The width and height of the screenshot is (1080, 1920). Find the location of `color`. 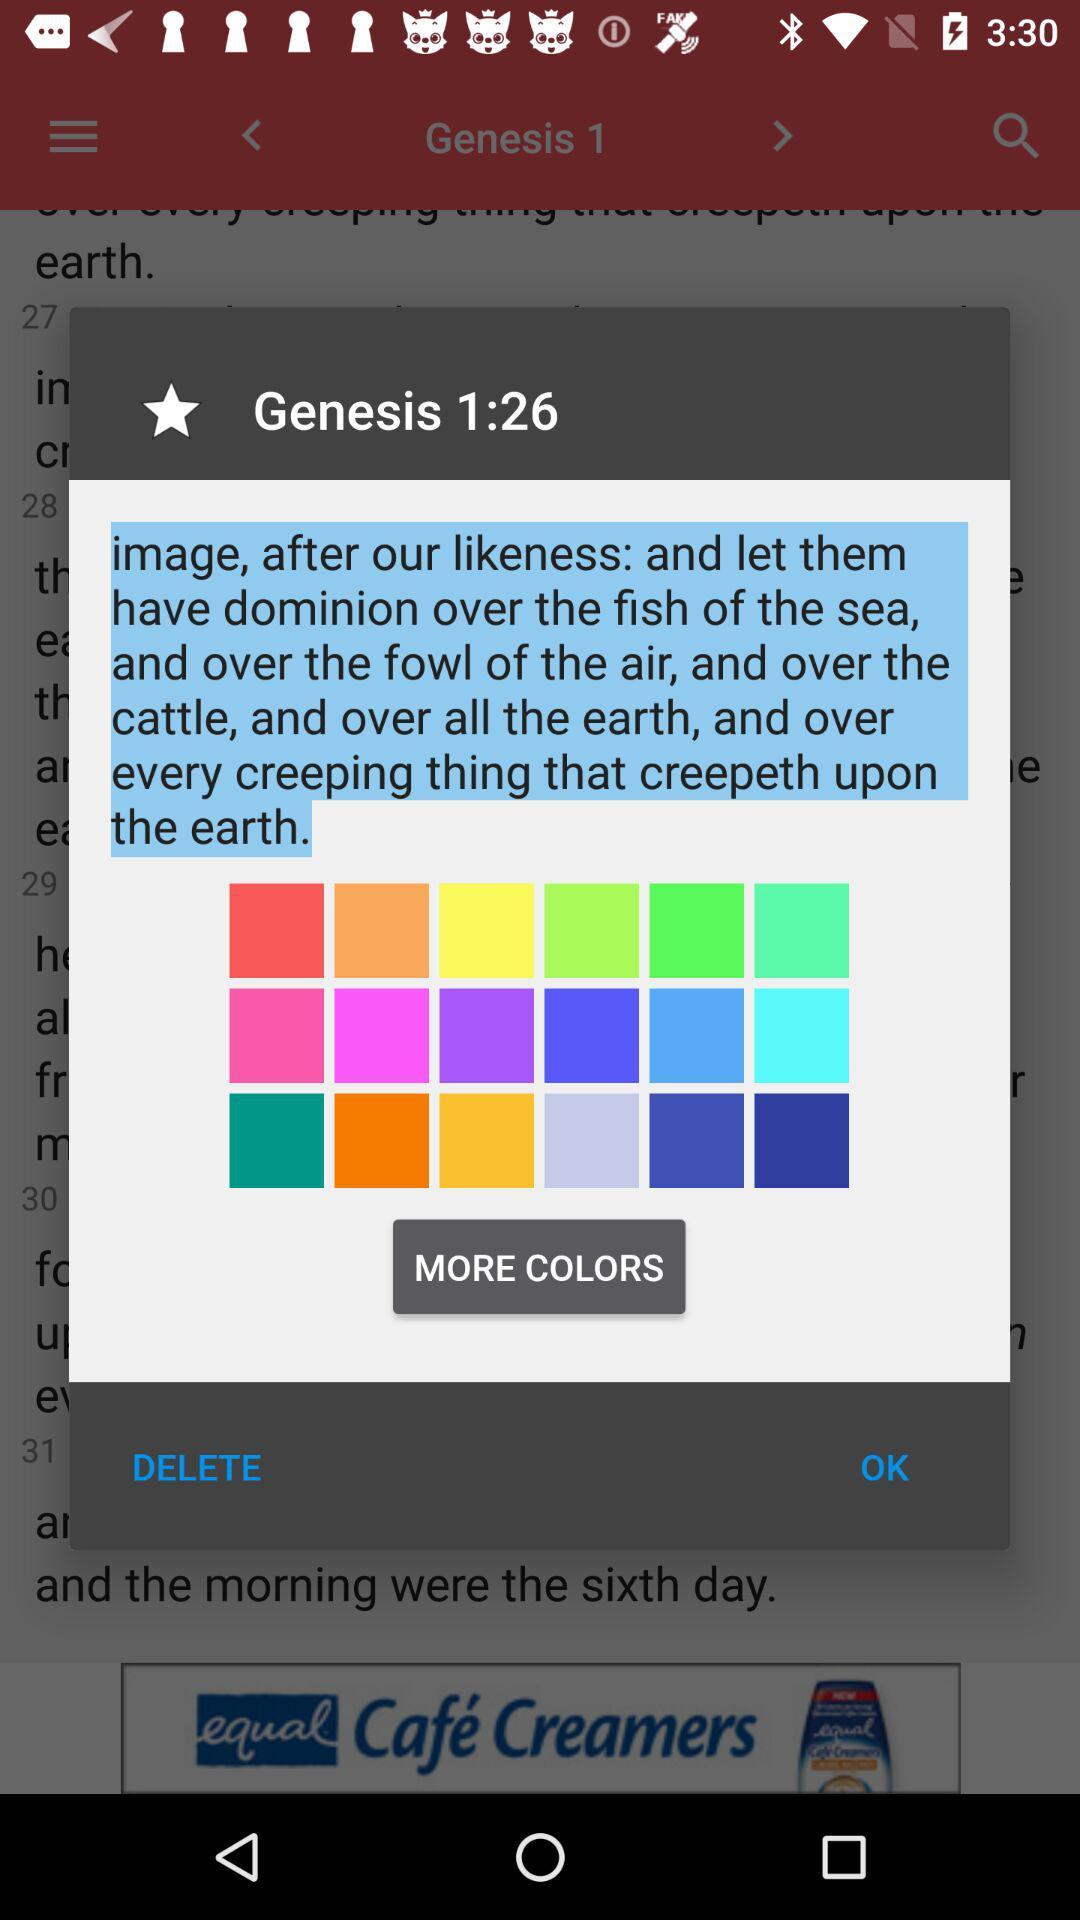

color is located at coordinates (486, 929).